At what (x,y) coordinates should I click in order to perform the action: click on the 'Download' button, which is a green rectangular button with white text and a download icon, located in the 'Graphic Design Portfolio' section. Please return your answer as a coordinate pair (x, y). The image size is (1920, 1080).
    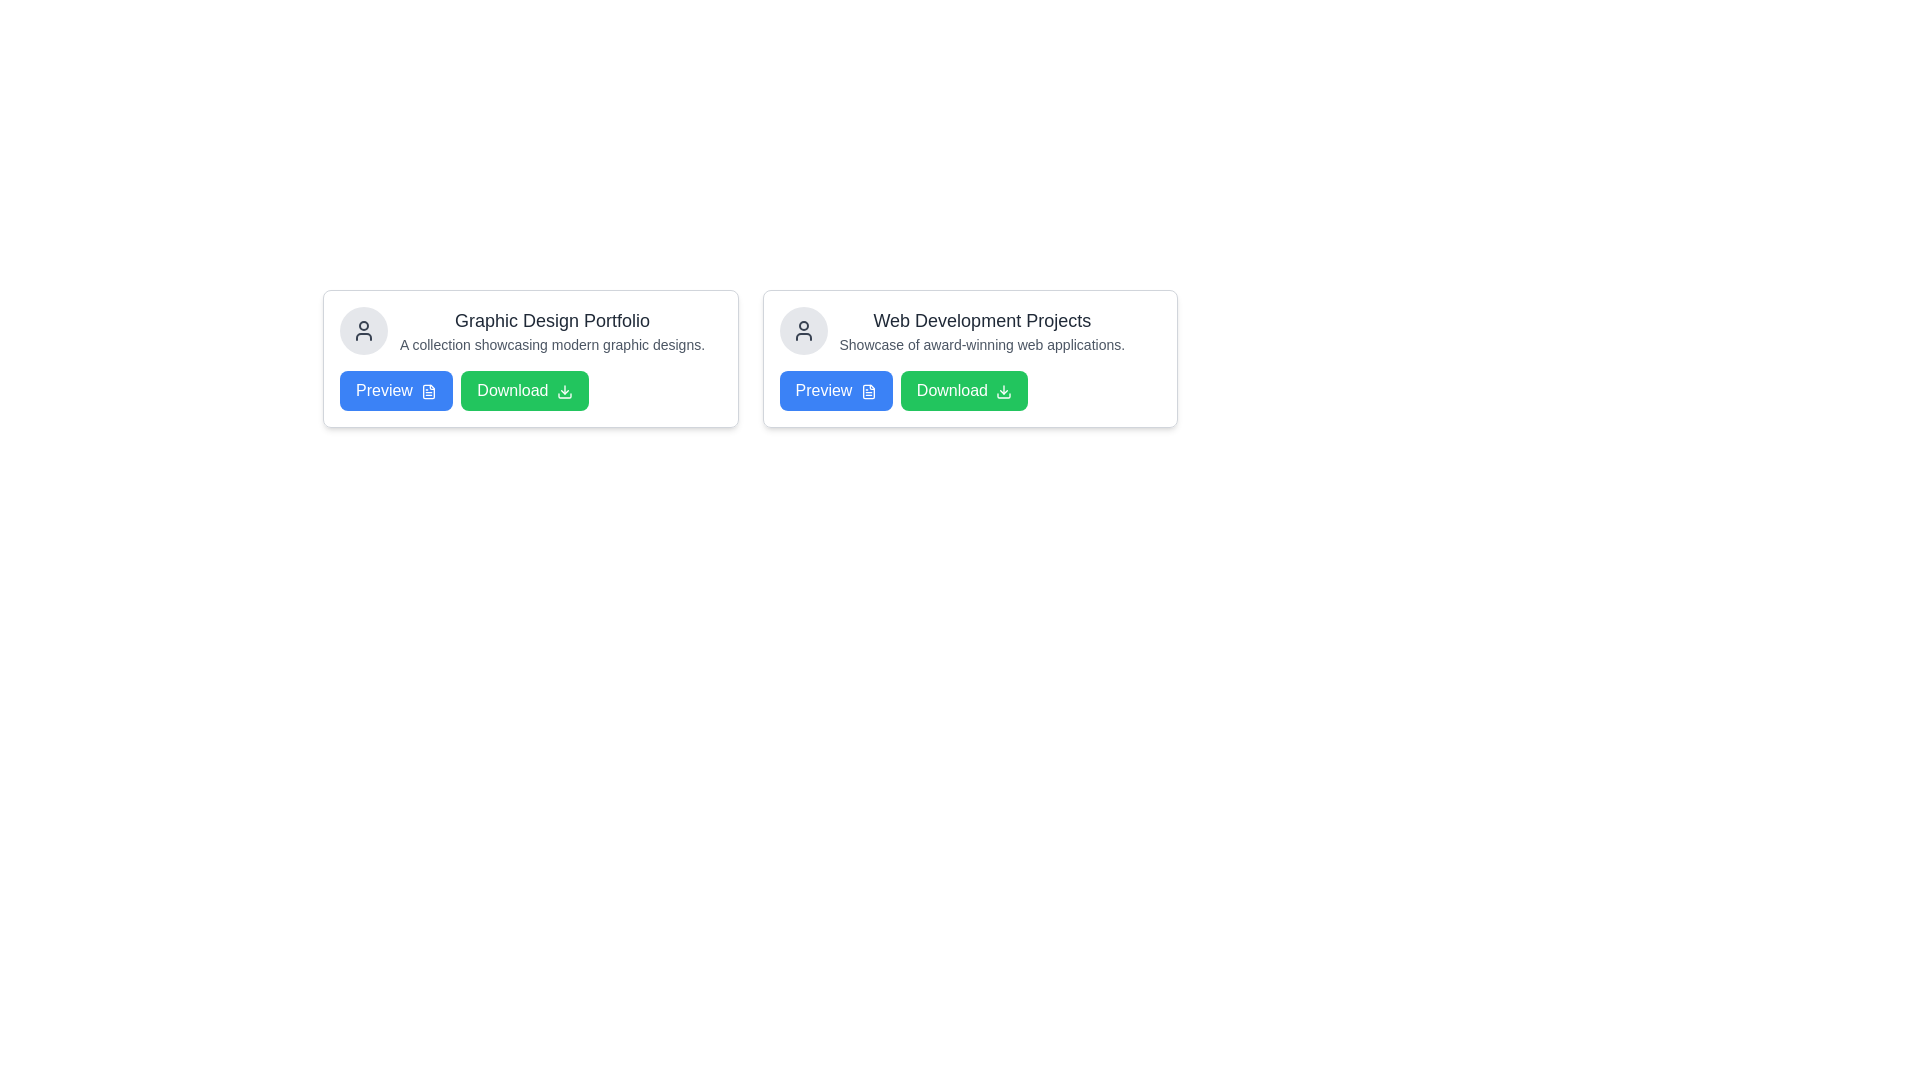
    Looking at the image, I should click on (525, 390).